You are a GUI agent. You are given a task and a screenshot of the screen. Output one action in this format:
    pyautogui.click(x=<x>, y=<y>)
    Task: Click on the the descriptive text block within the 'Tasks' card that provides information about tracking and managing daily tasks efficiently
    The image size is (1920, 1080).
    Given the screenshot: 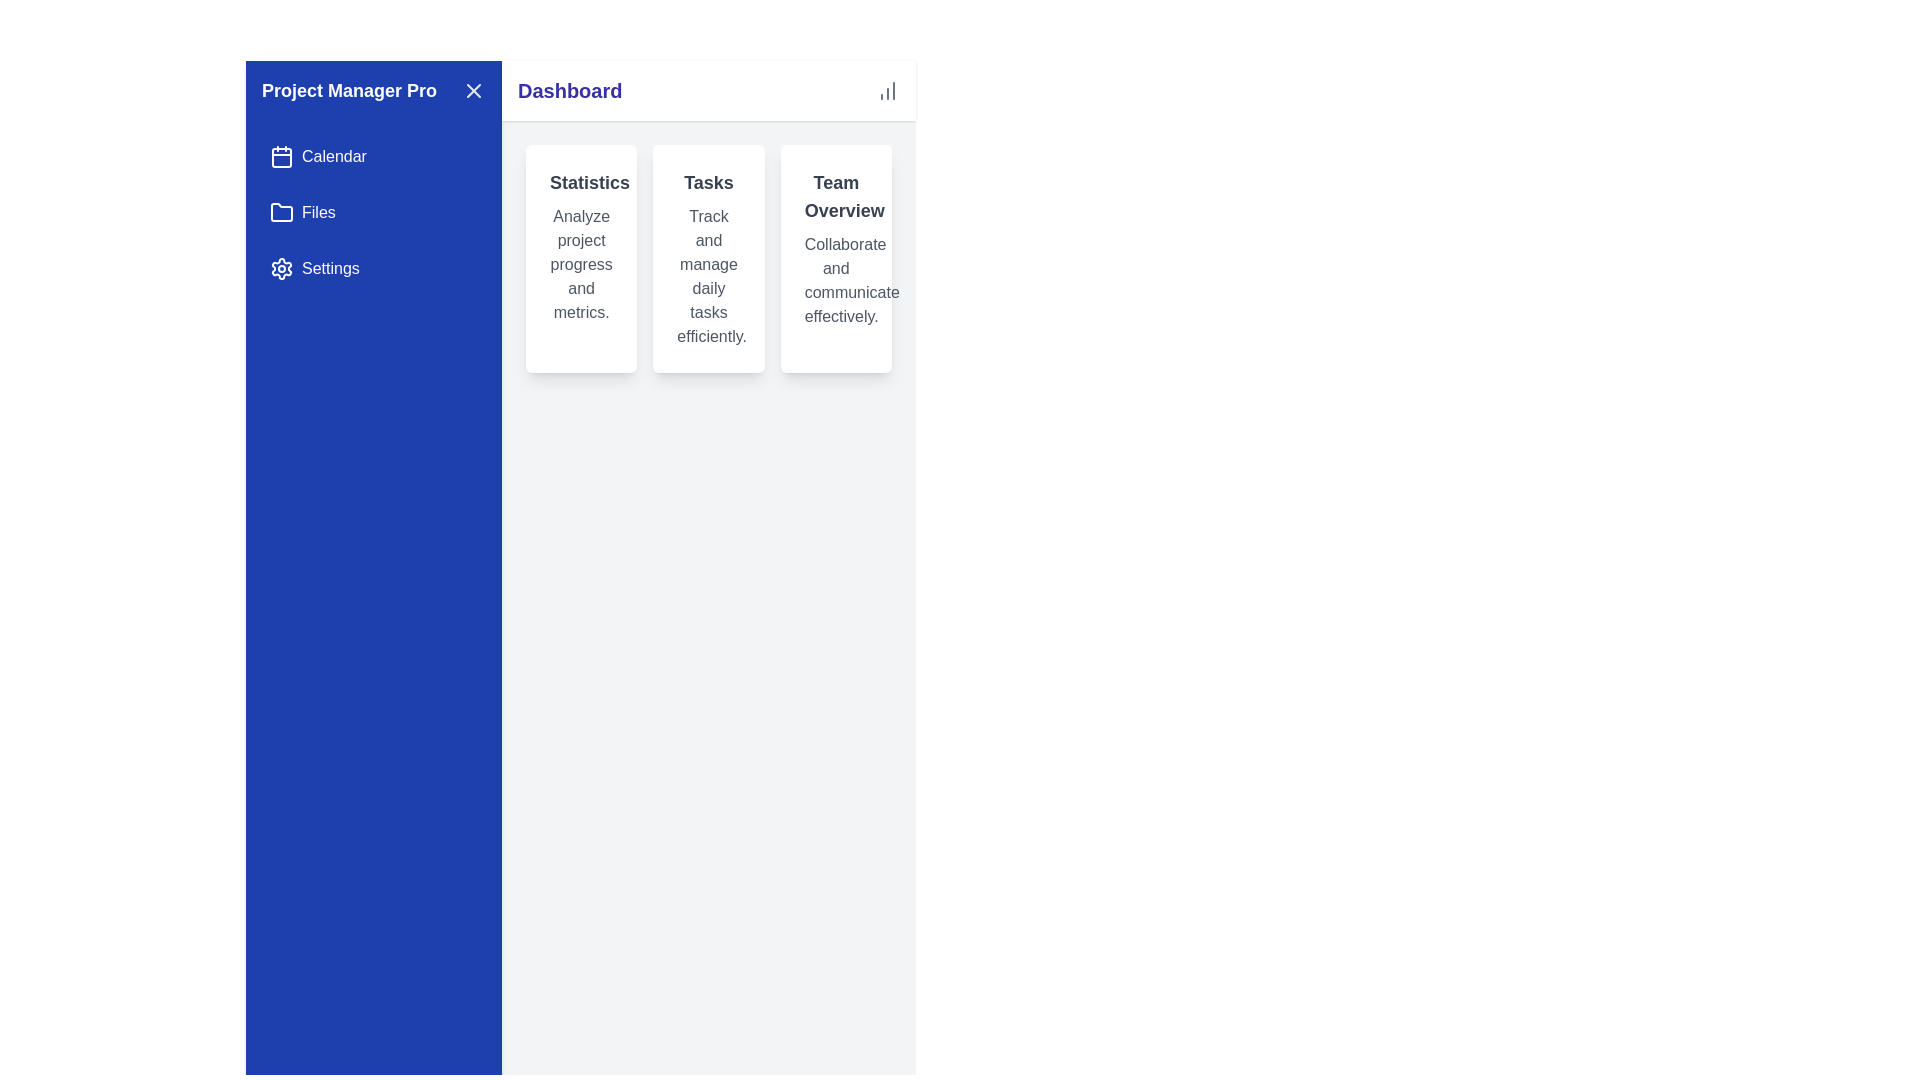 What is the action you would take?
    pyautogui.click(x=709, y=277)
    